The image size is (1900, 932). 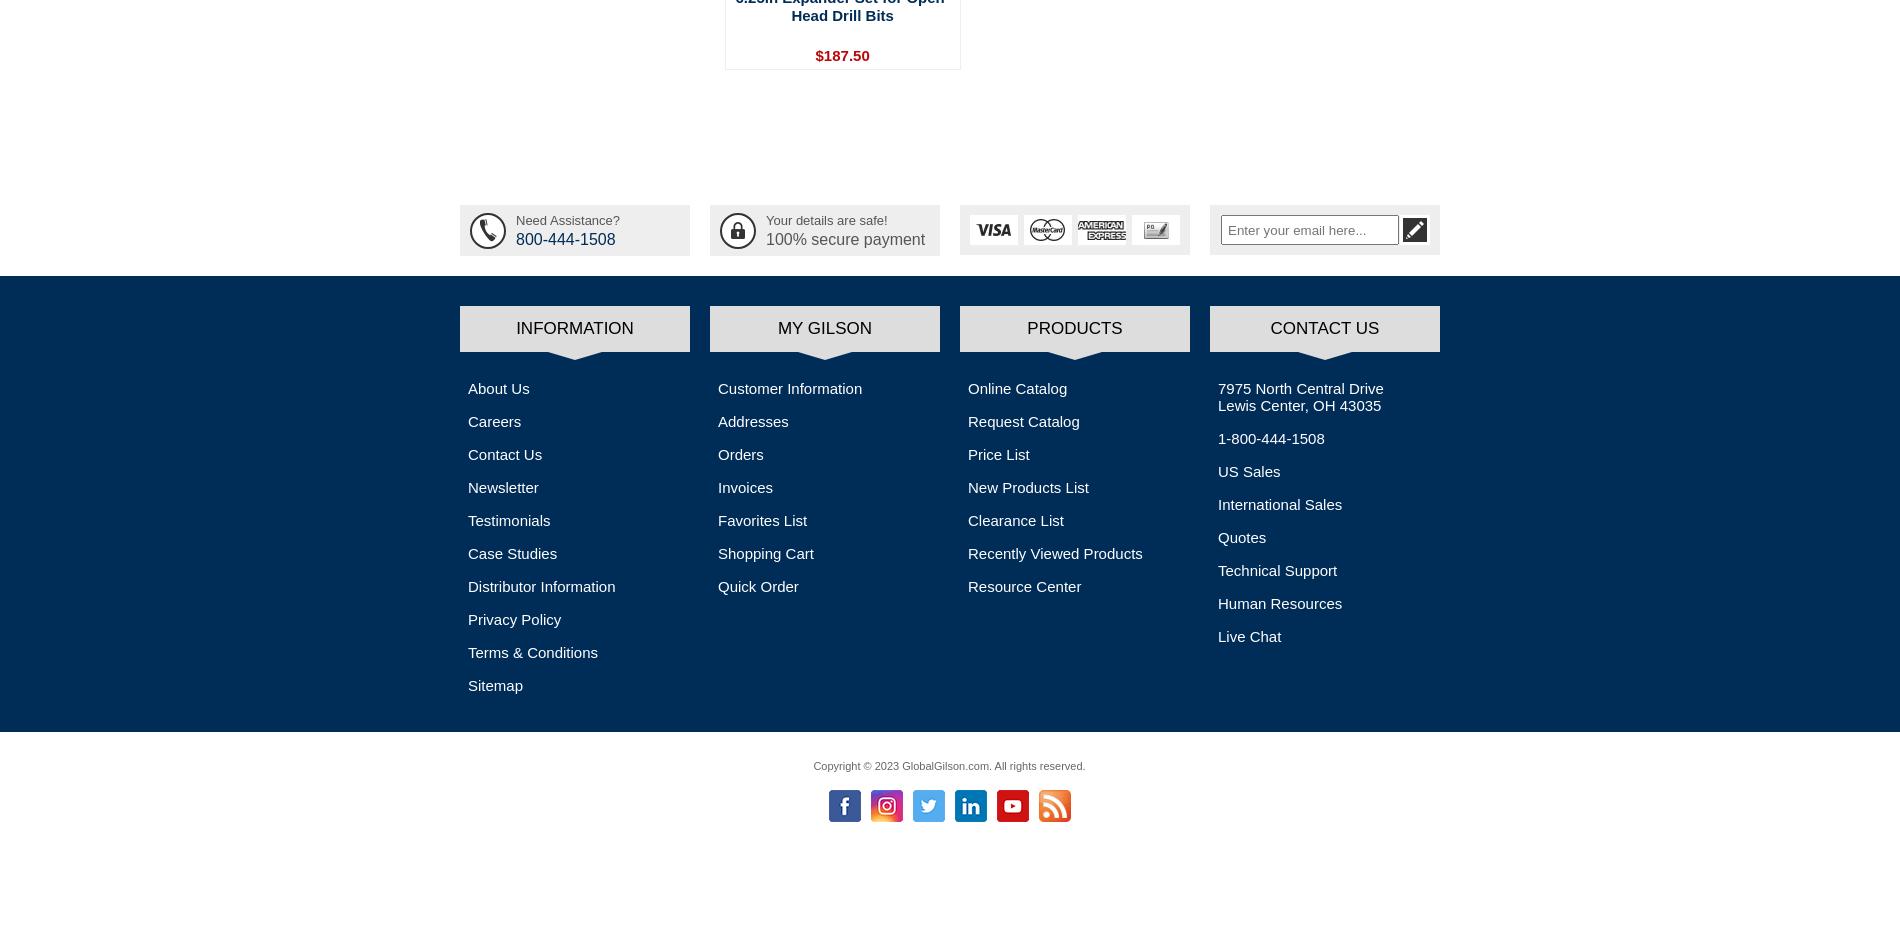 I want to click on 'Copyright © 2023 GlobalGilson.com. All rights reserved.', so click(x=948, y=764).